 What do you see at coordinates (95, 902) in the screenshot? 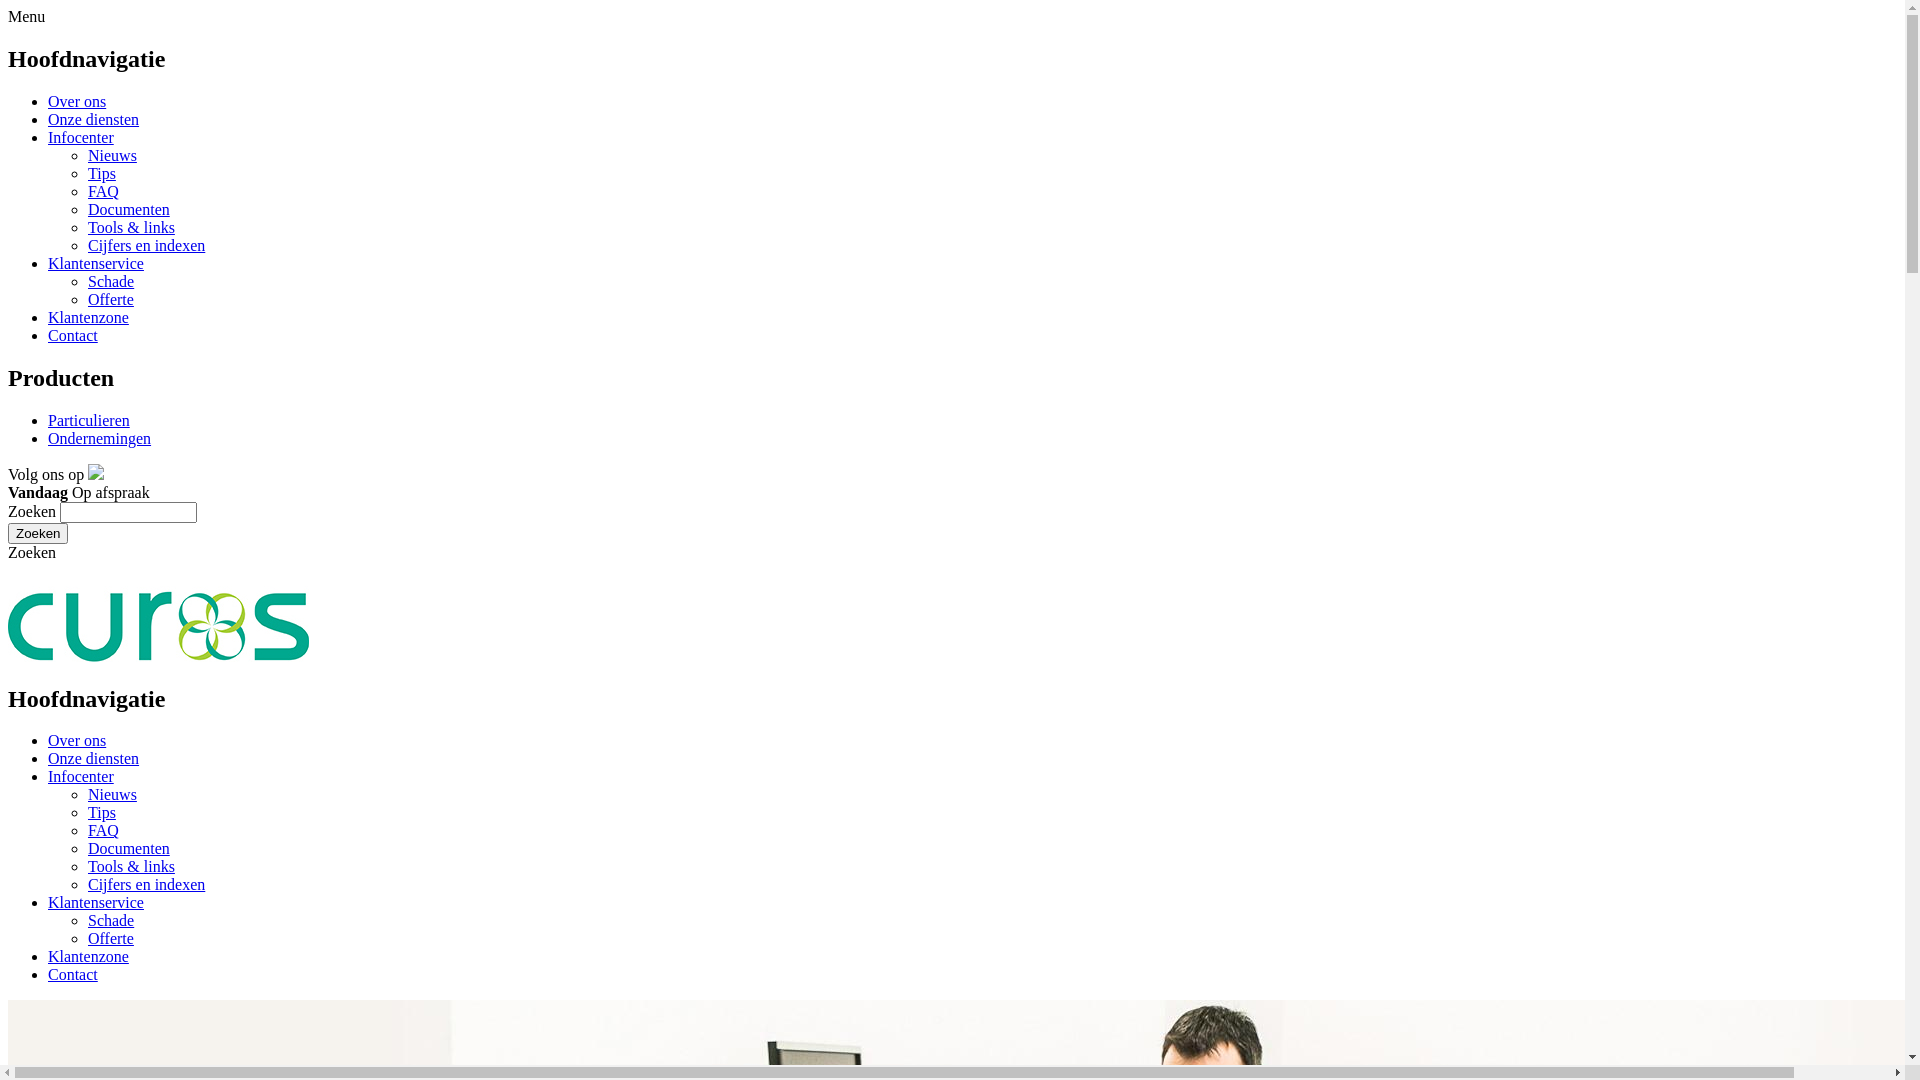
I see `'Klantenservice'` at bounding box center [95, 902].